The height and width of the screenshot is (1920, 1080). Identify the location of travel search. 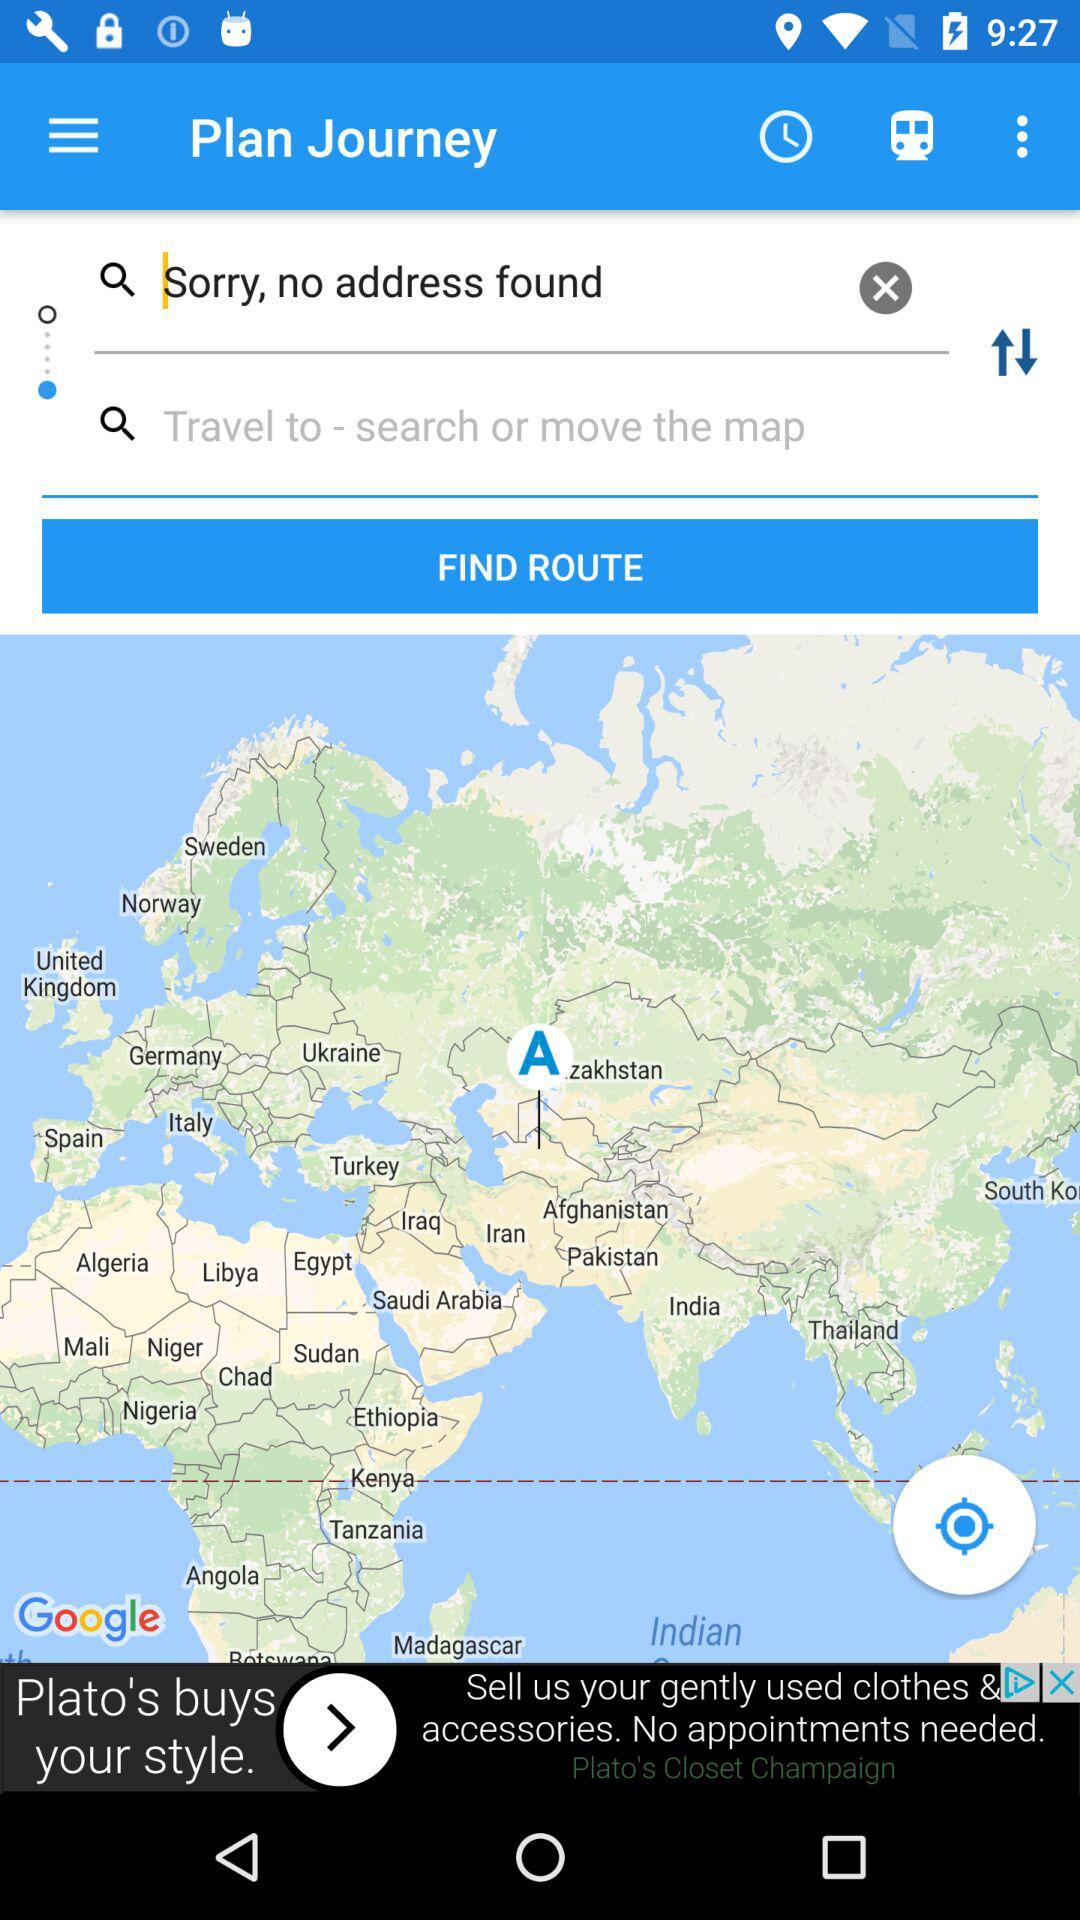
(512, 423).